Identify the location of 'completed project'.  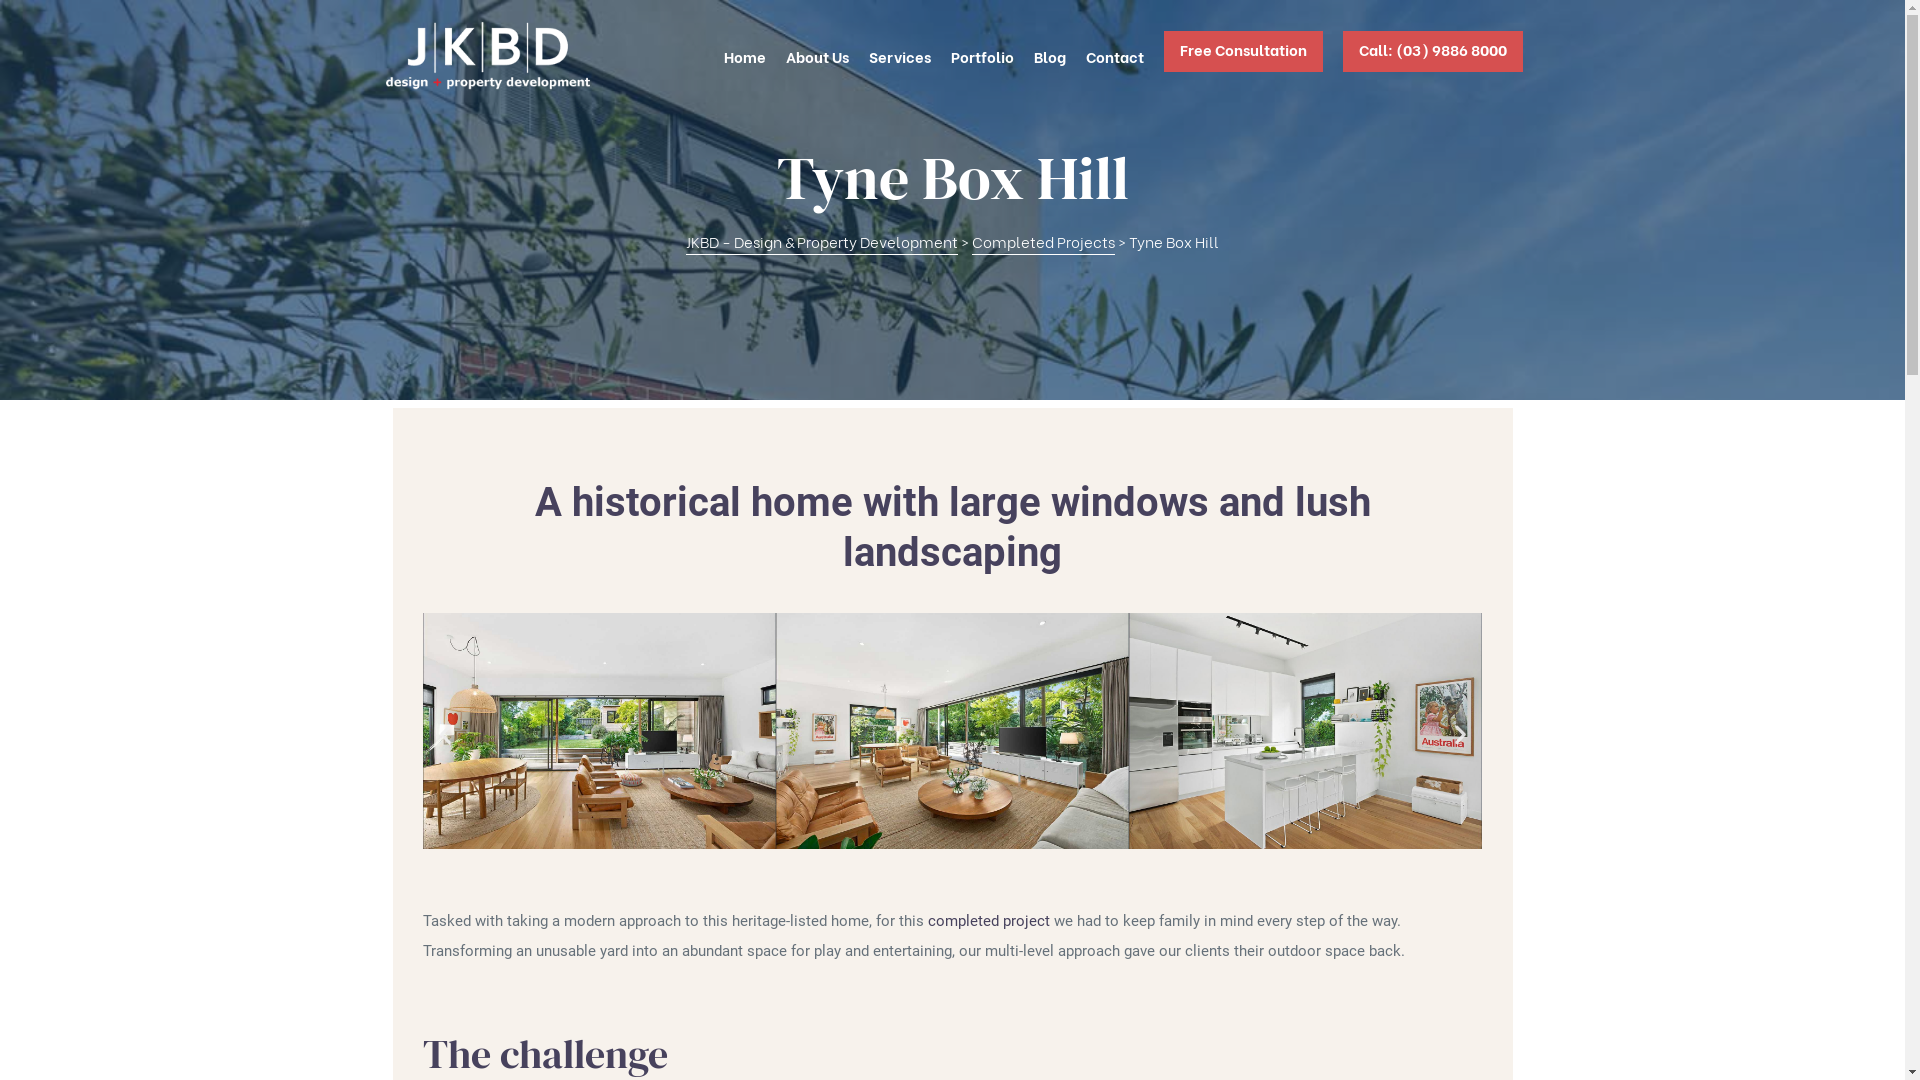
(988, 921).